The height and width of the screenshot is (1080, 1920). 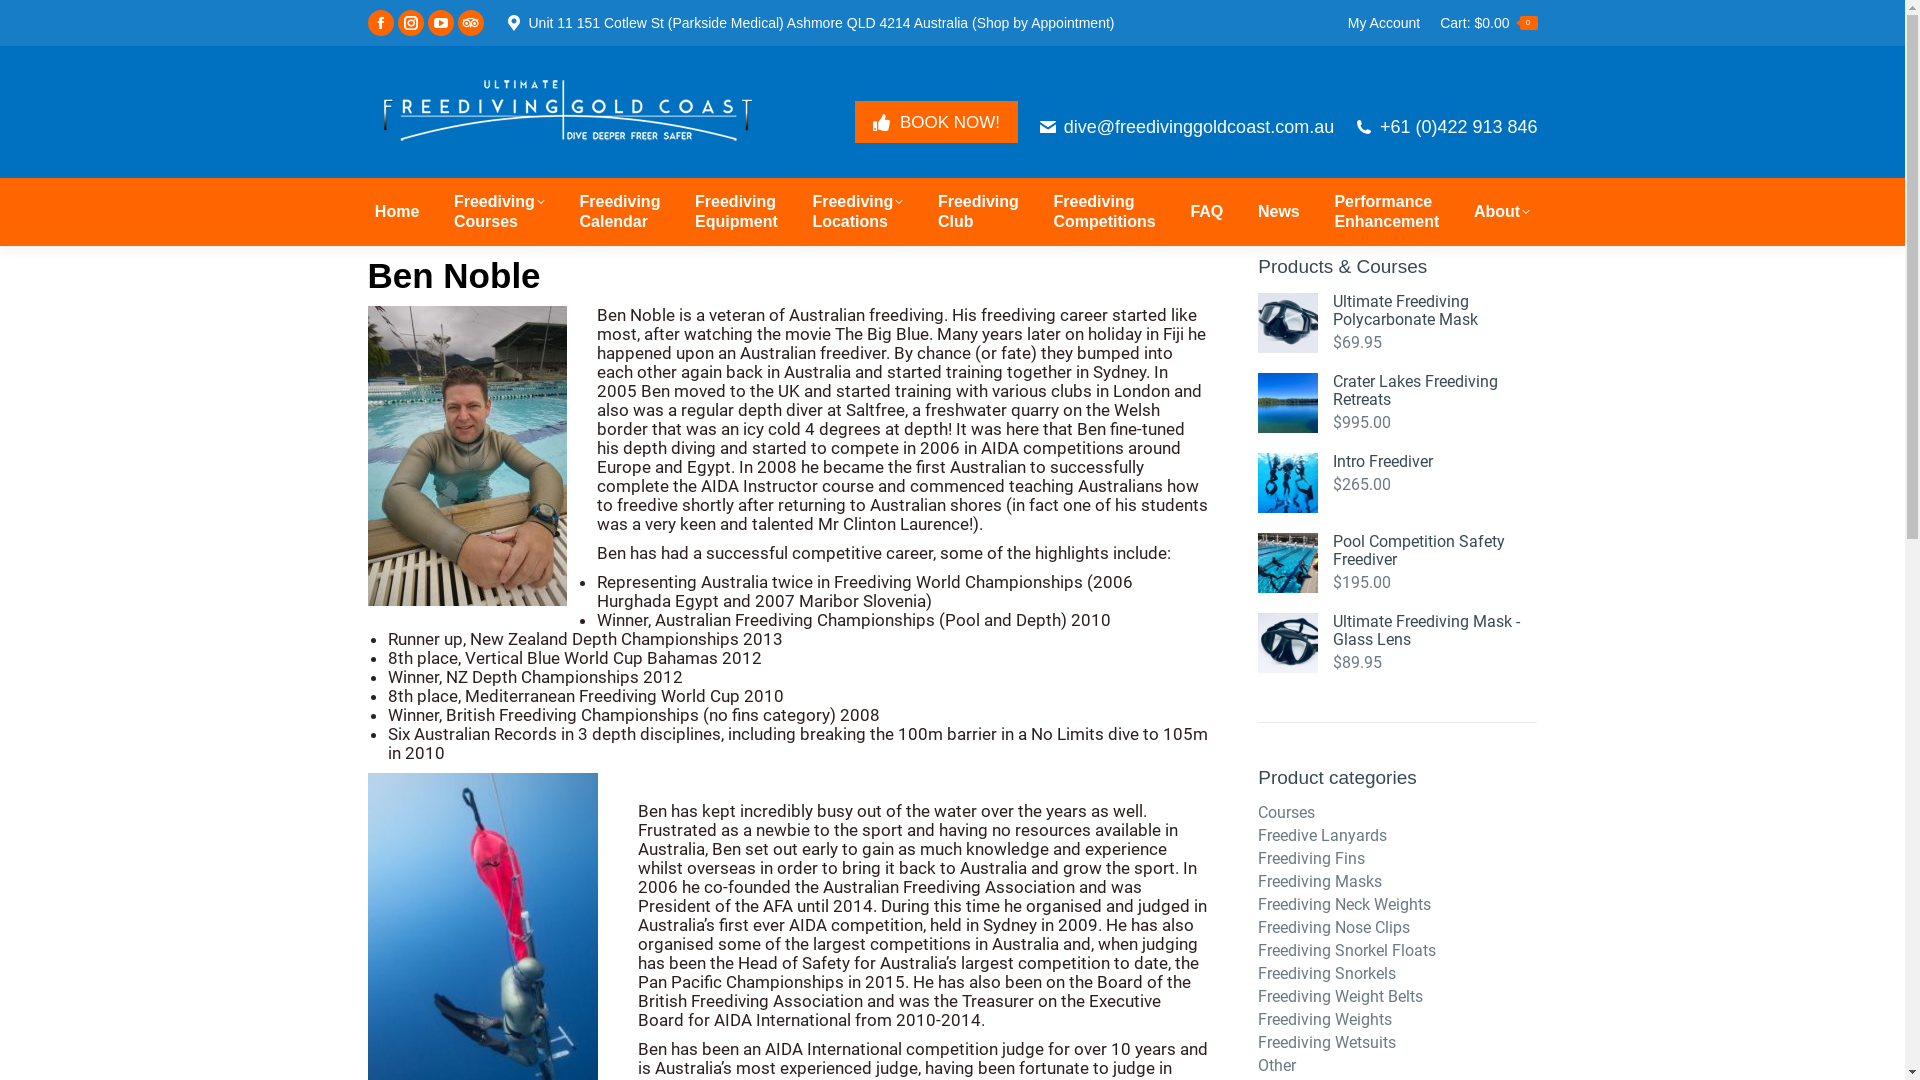 What do you see at coordinates (1334, 928) in the screenshot?
I see `'Freediving Nose Clips'` at bounding box center [1334, 928].